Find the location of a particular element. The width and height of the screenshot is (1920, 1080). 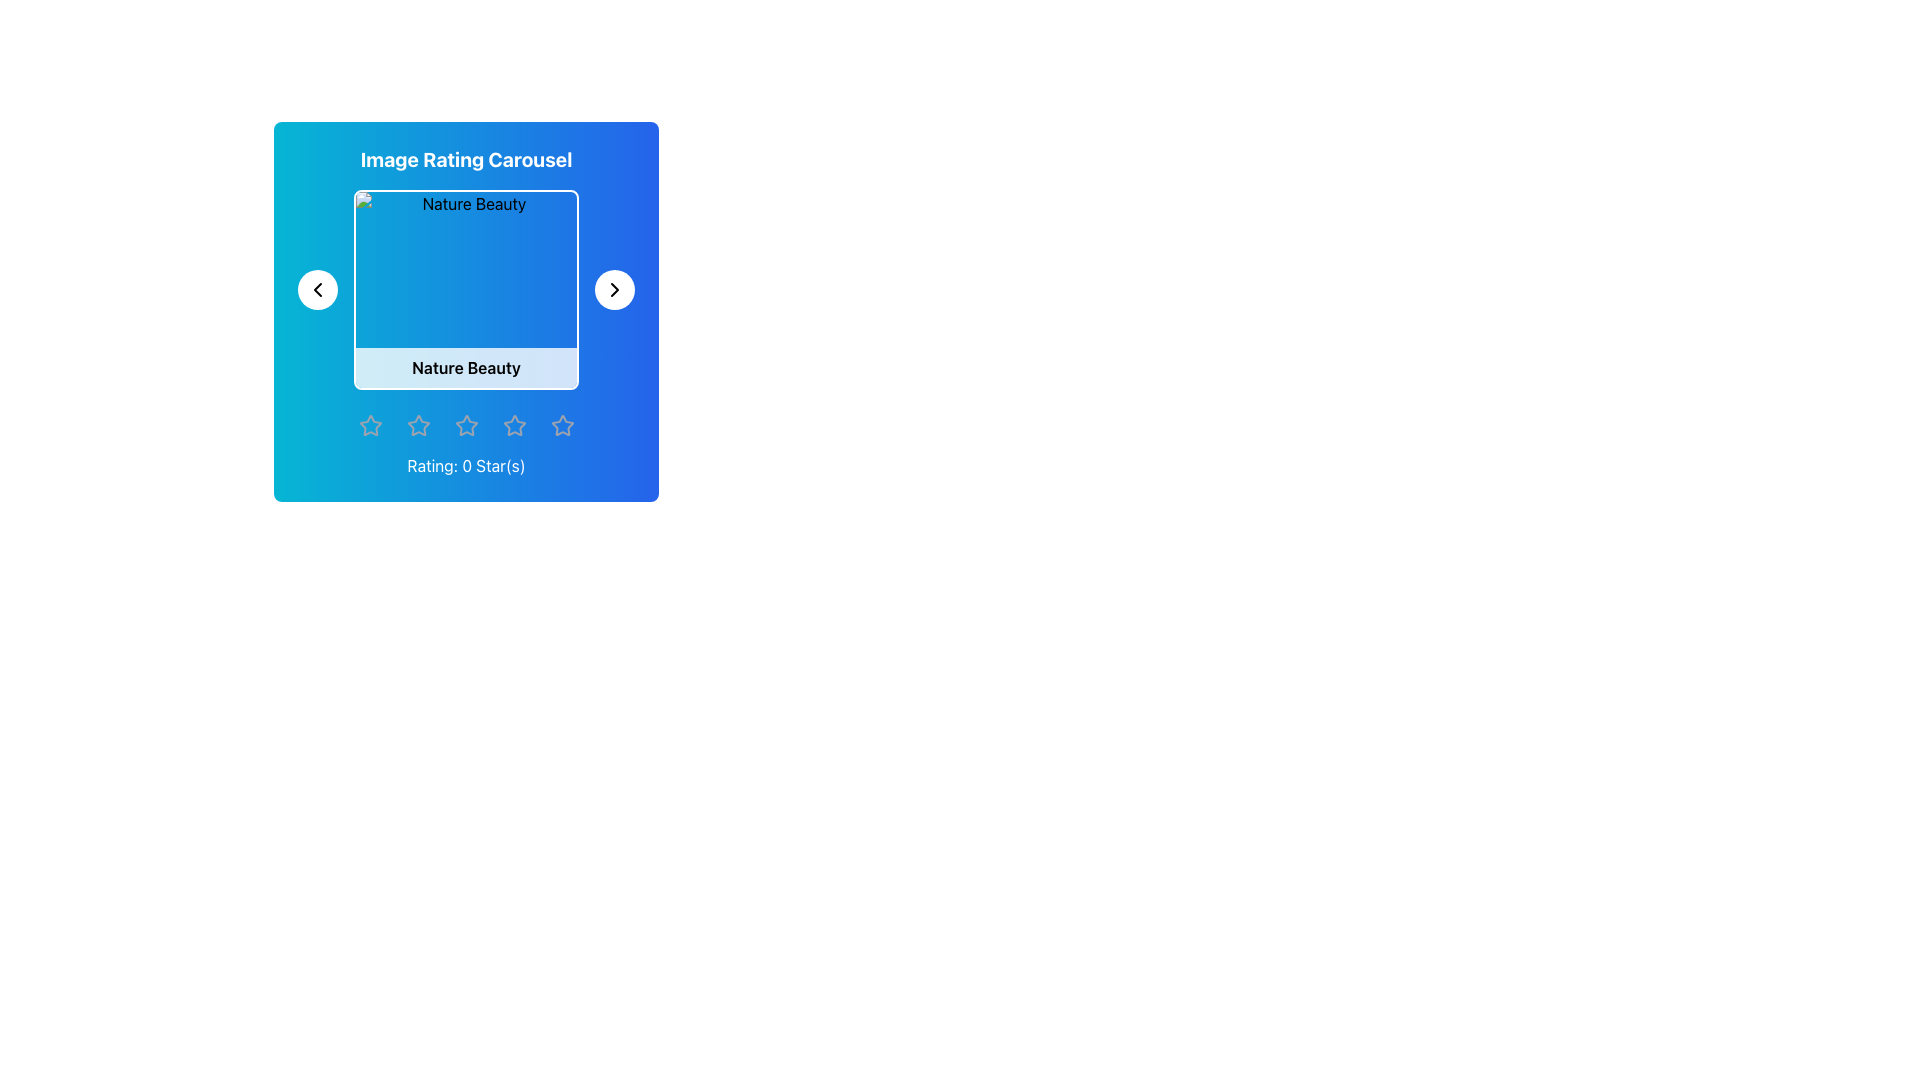

the fifth star-shaped icon in the star rating element is located at coordinates (561, 424).